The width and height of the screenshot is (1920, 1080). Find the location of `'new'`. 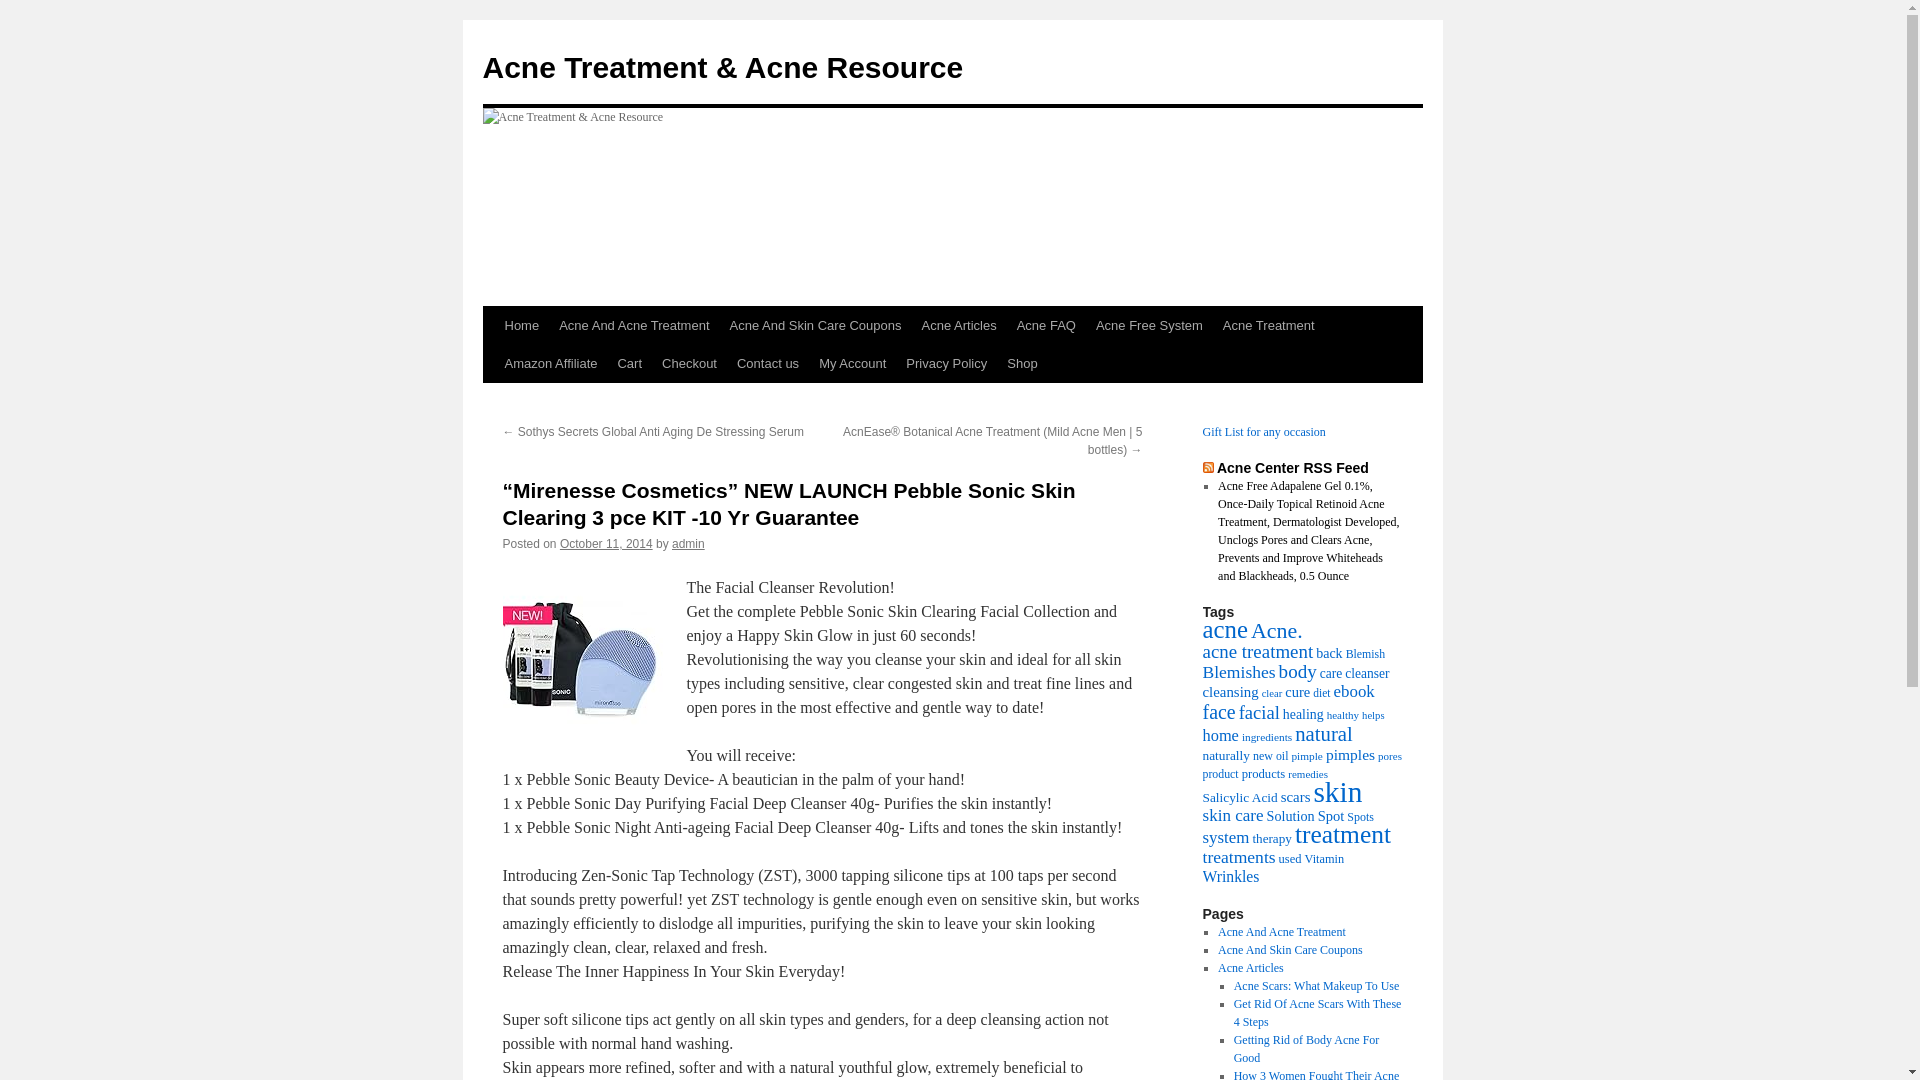

'new' is located at coordinates (1261, 756).